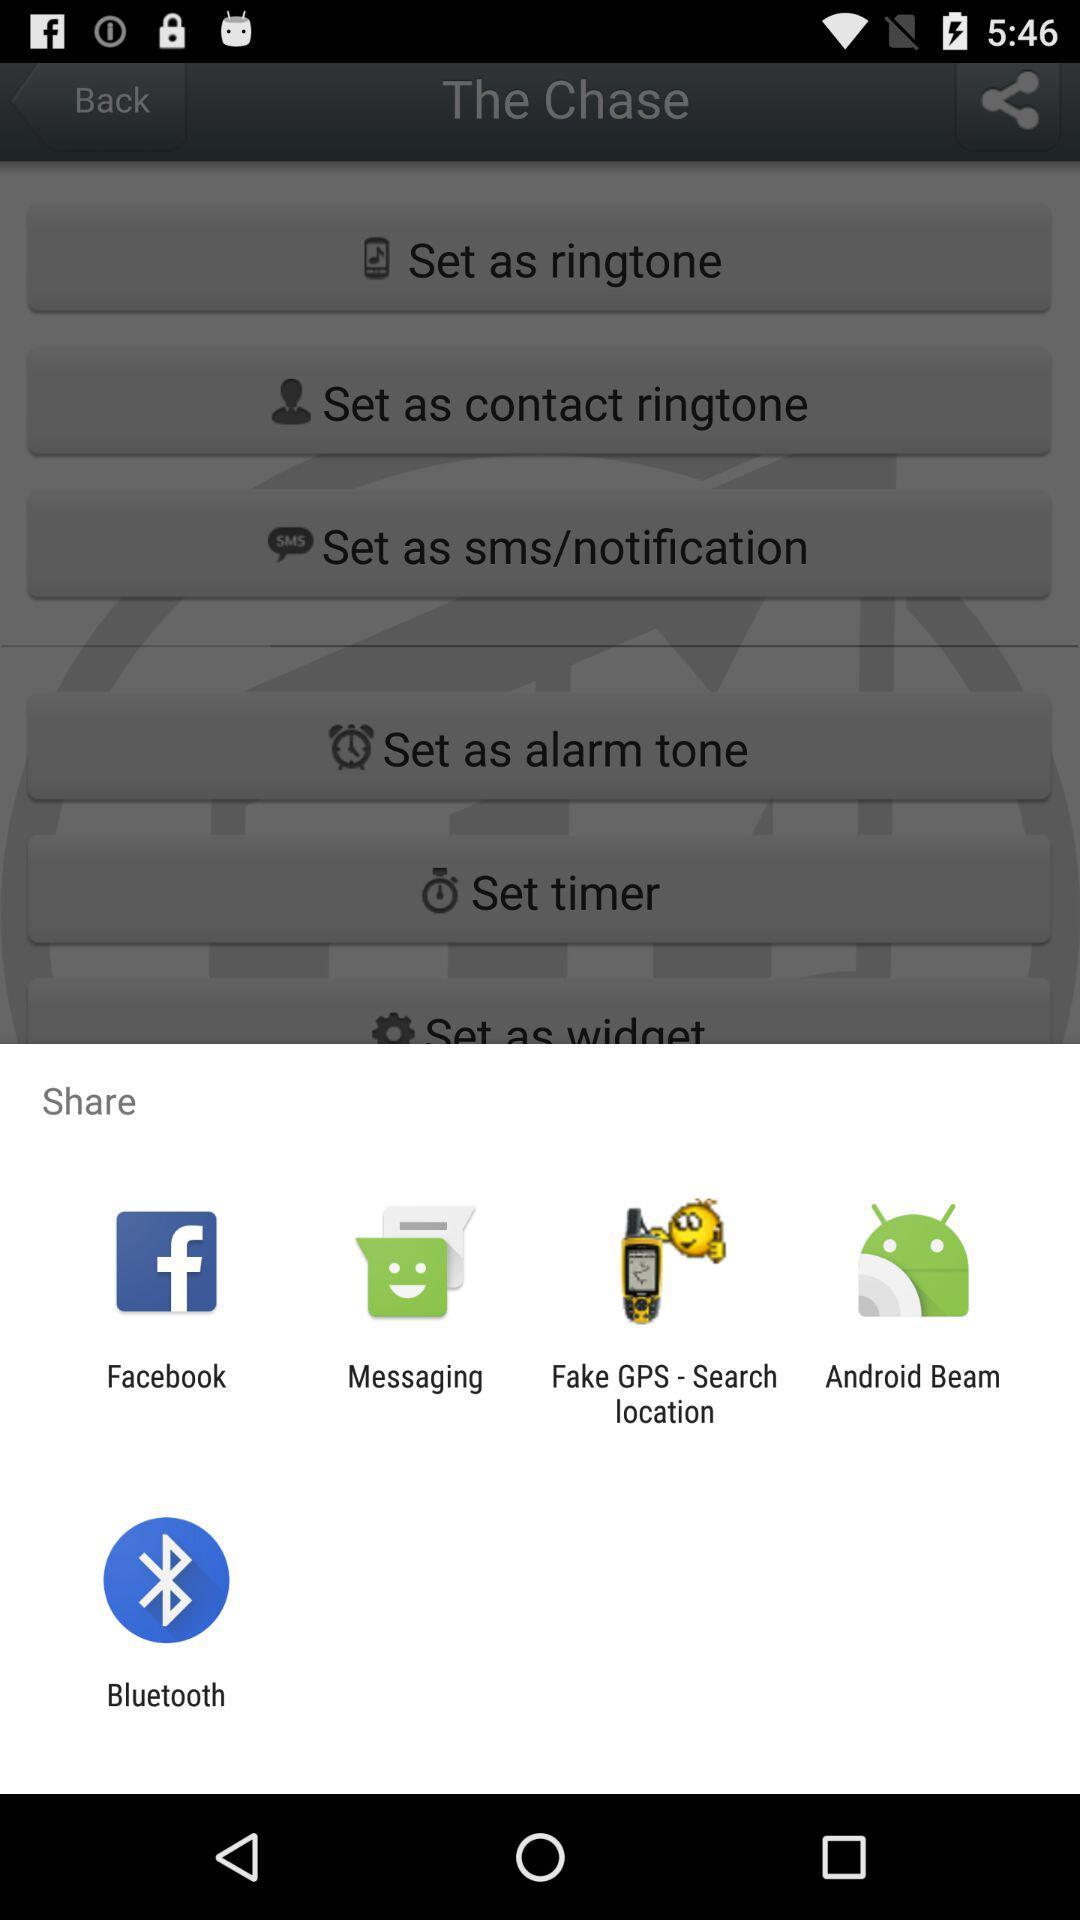 This screenshot has height=1920, width=1080. I want to click on app next to the facebook icon, so click(414, 1392).